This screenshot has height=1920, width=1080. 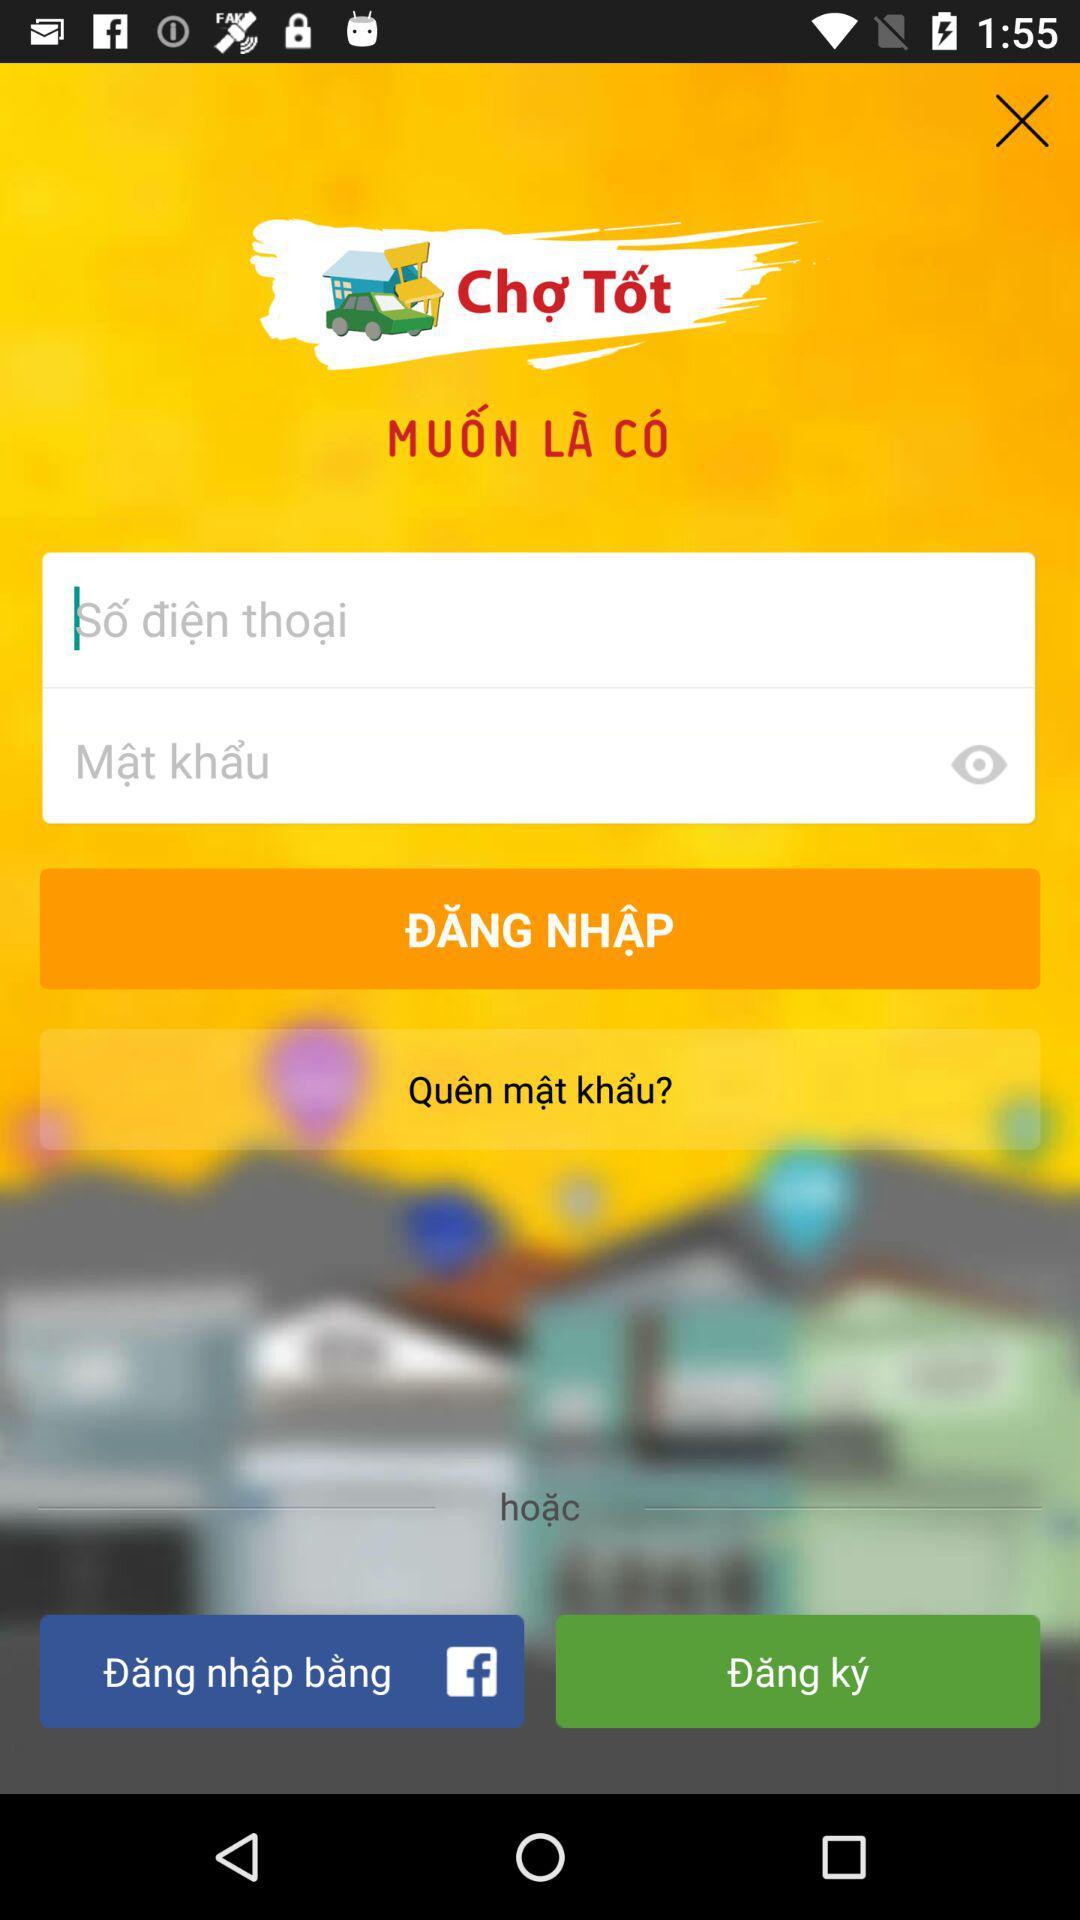 I want to click on the blue color button, so click(x=281, y=1671).